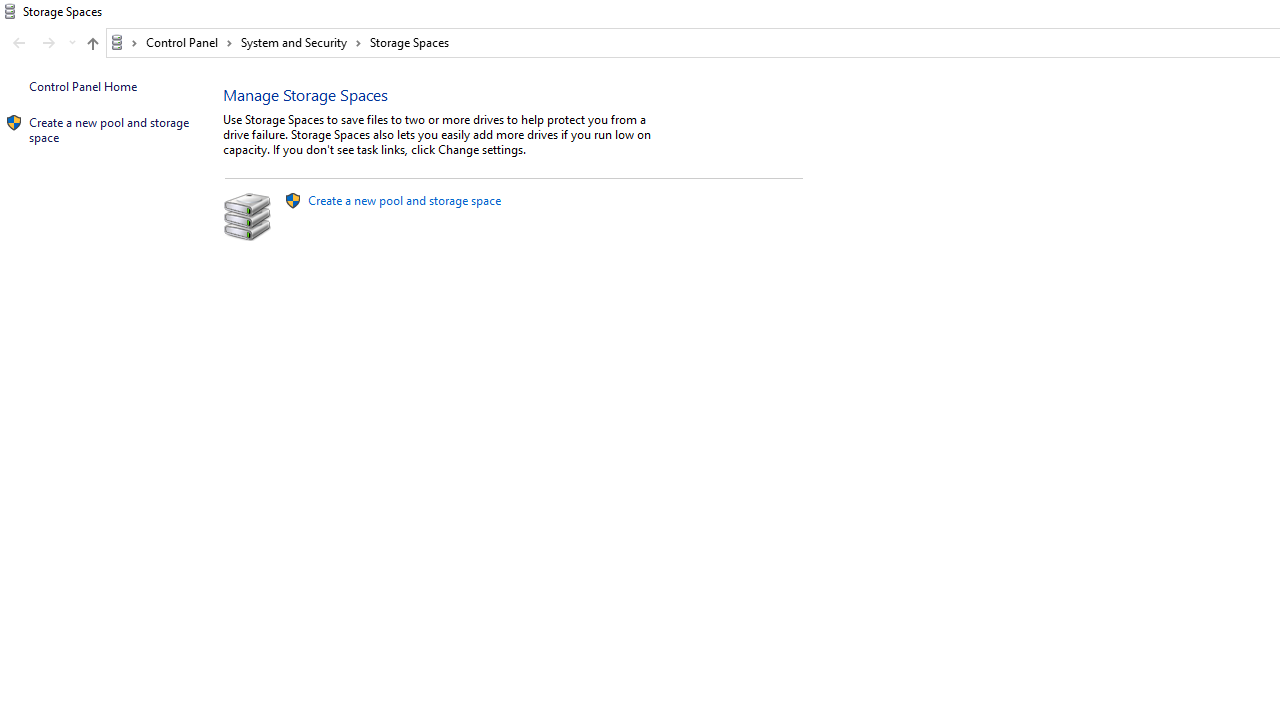 This screenshot has width=1280, height=720. Describe the element at coordinates (403, 200) in the screenshot. I see `'Create a new pool and storage space'` at that location.